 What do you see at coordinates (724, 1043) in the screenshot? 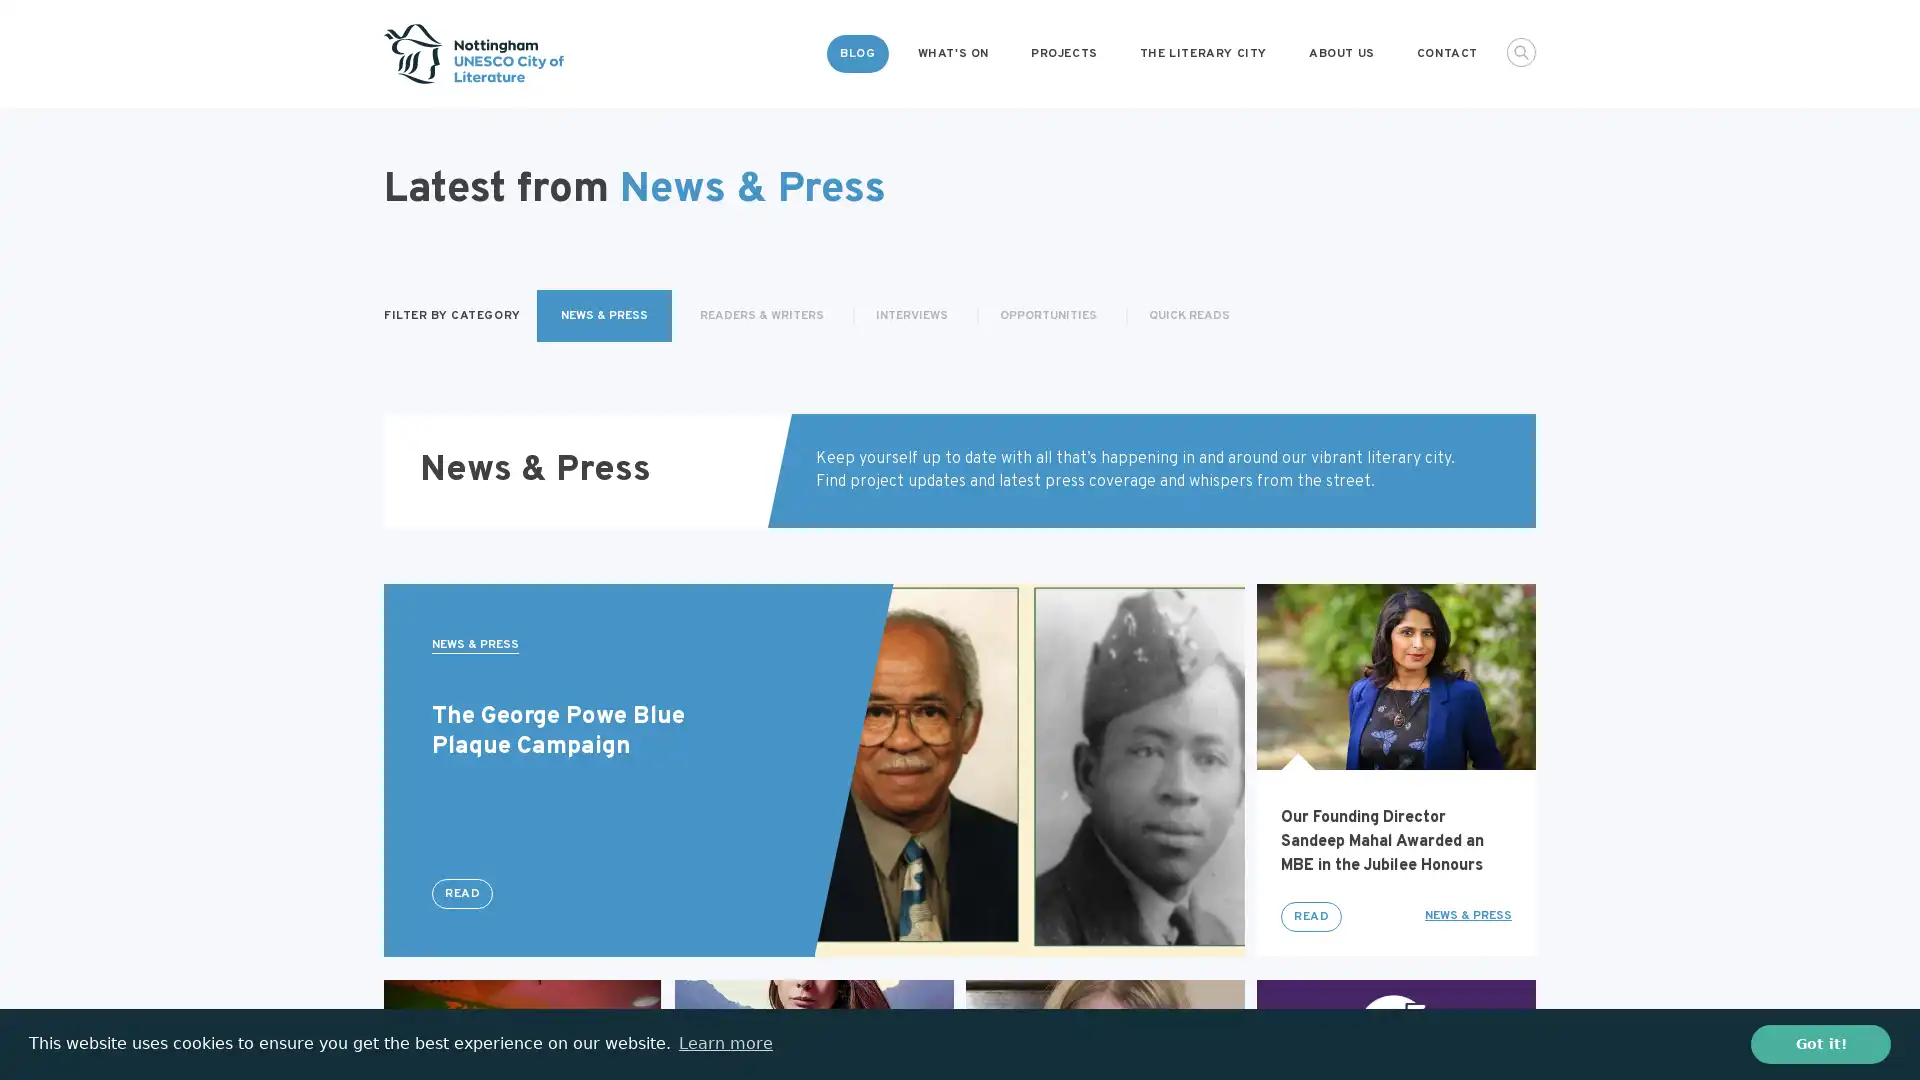
I see `learn more about cookies` at bounding box center [724, 1043].